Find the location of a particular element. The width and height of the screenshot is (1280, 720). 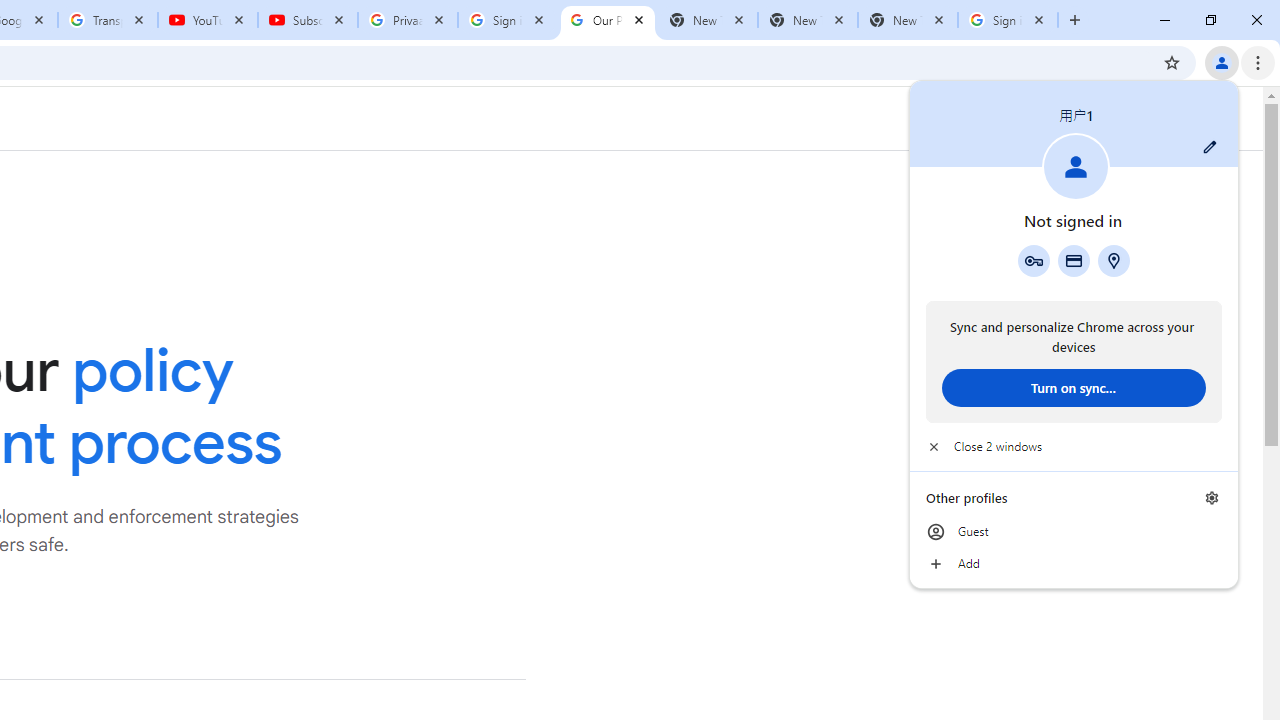

'Subscriptions - YouTube' is located at coordinates (307, 20).